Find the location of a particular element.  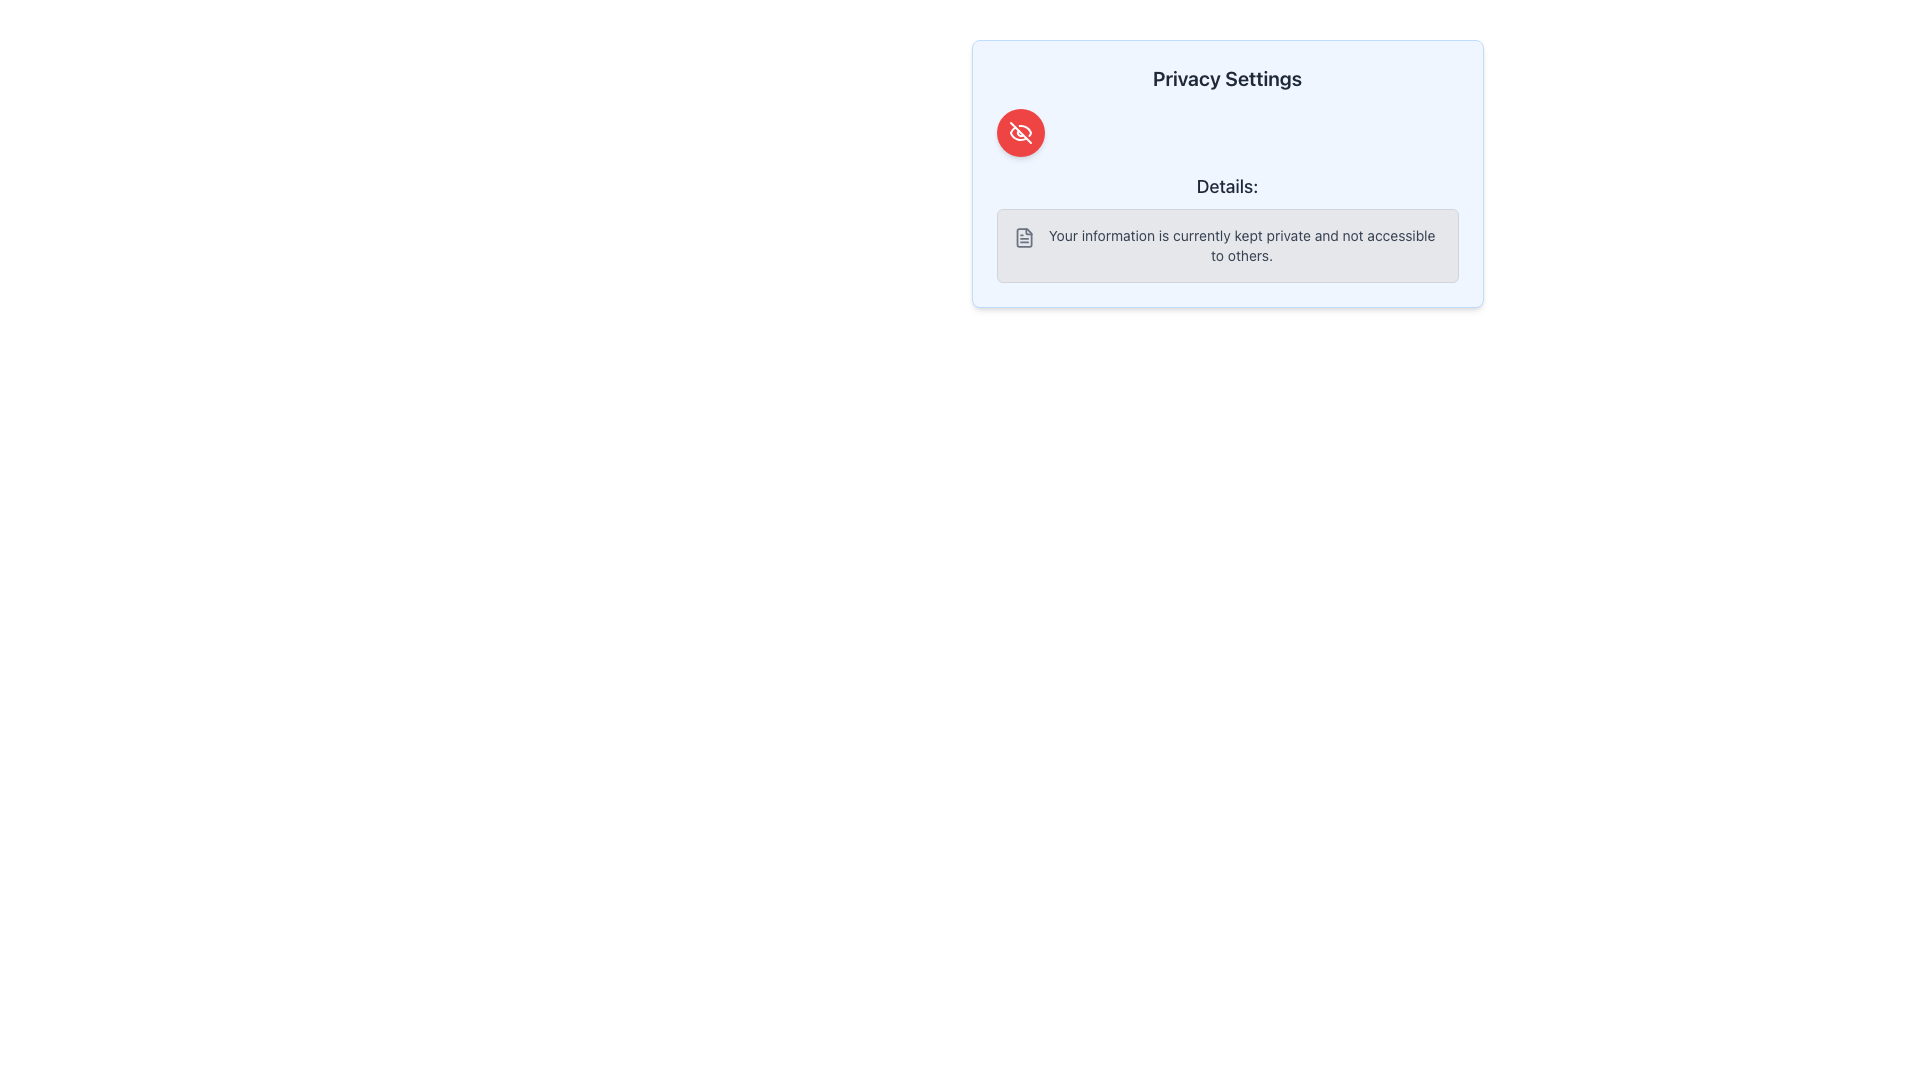

the SVG graphic icon representing document or file-related functionality located in the 'Details' section of the interface by moving the mouse pointer to its center is located at coordinates (1024, 237).